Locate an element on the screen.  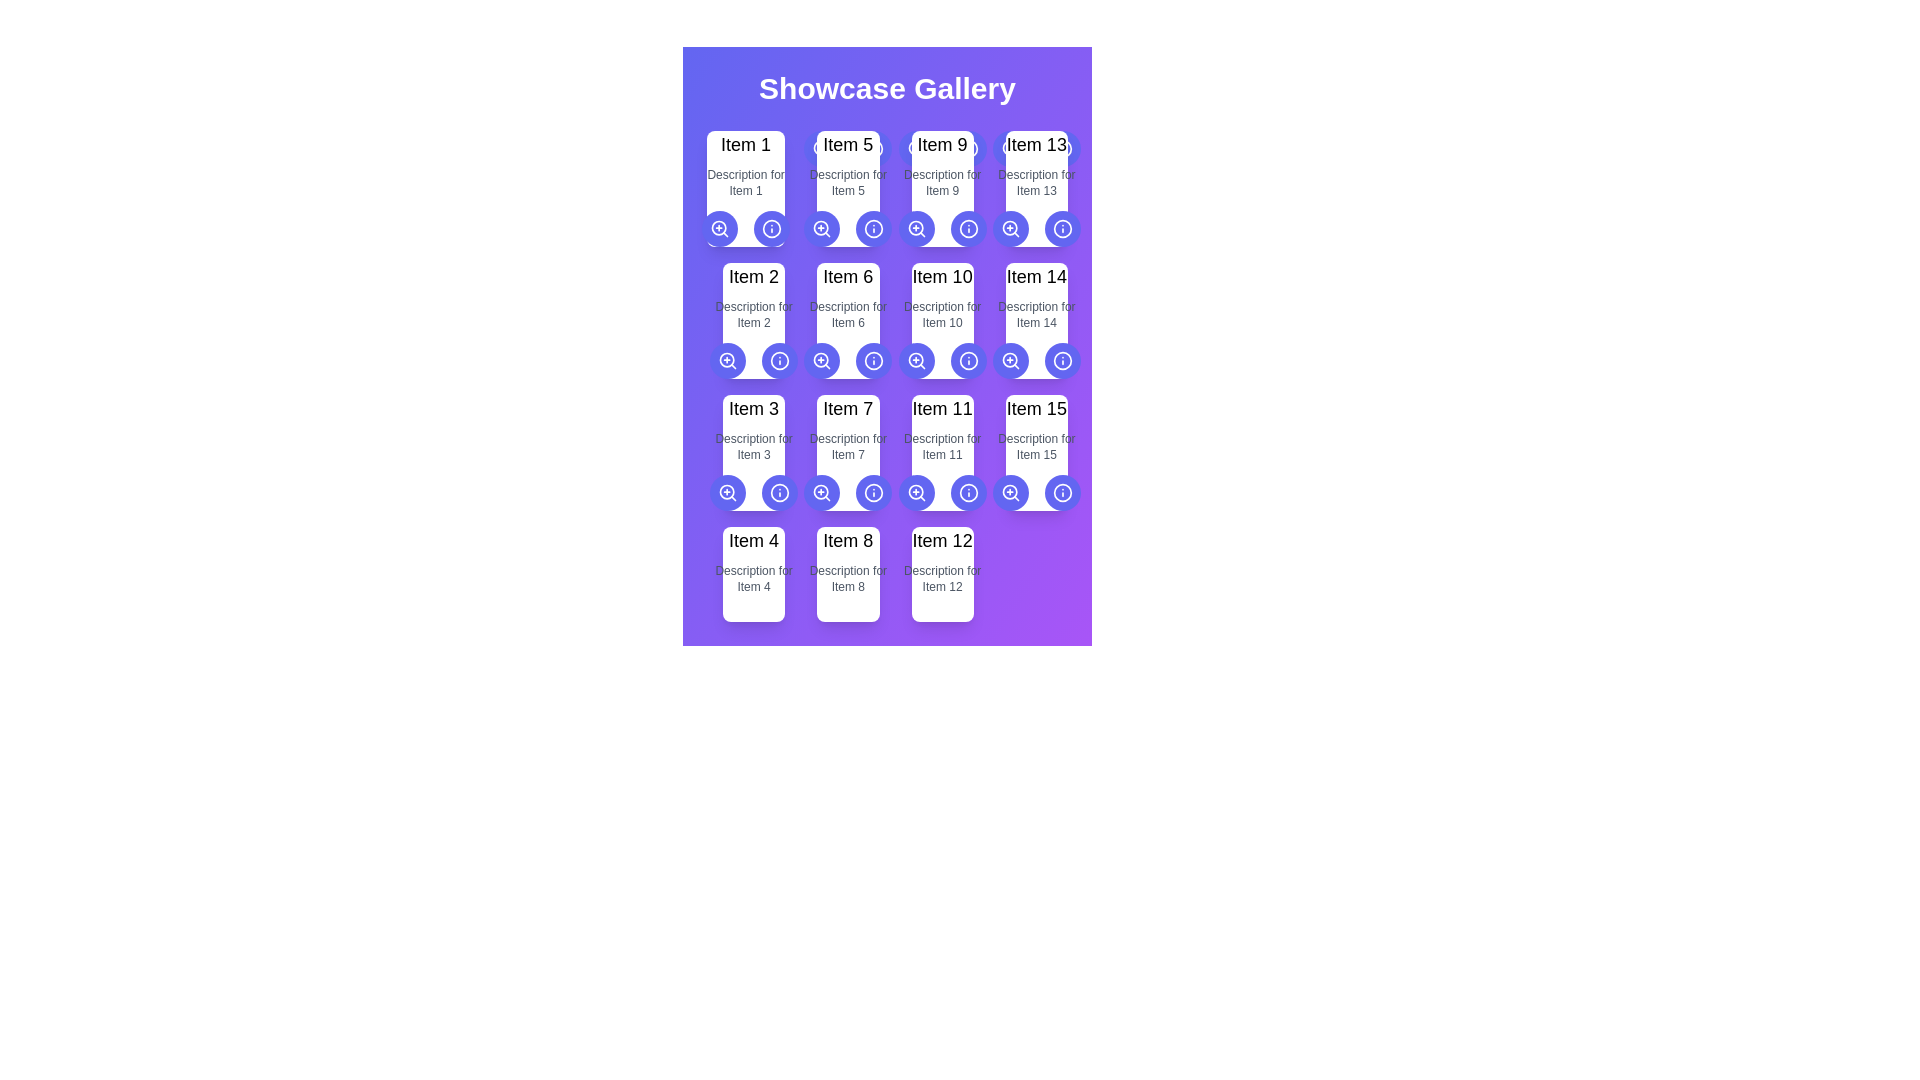
the zoom-in button in the grouped set of interactive buttons located below the title and description of 'Item 2' is located at coordinates (753, 361).